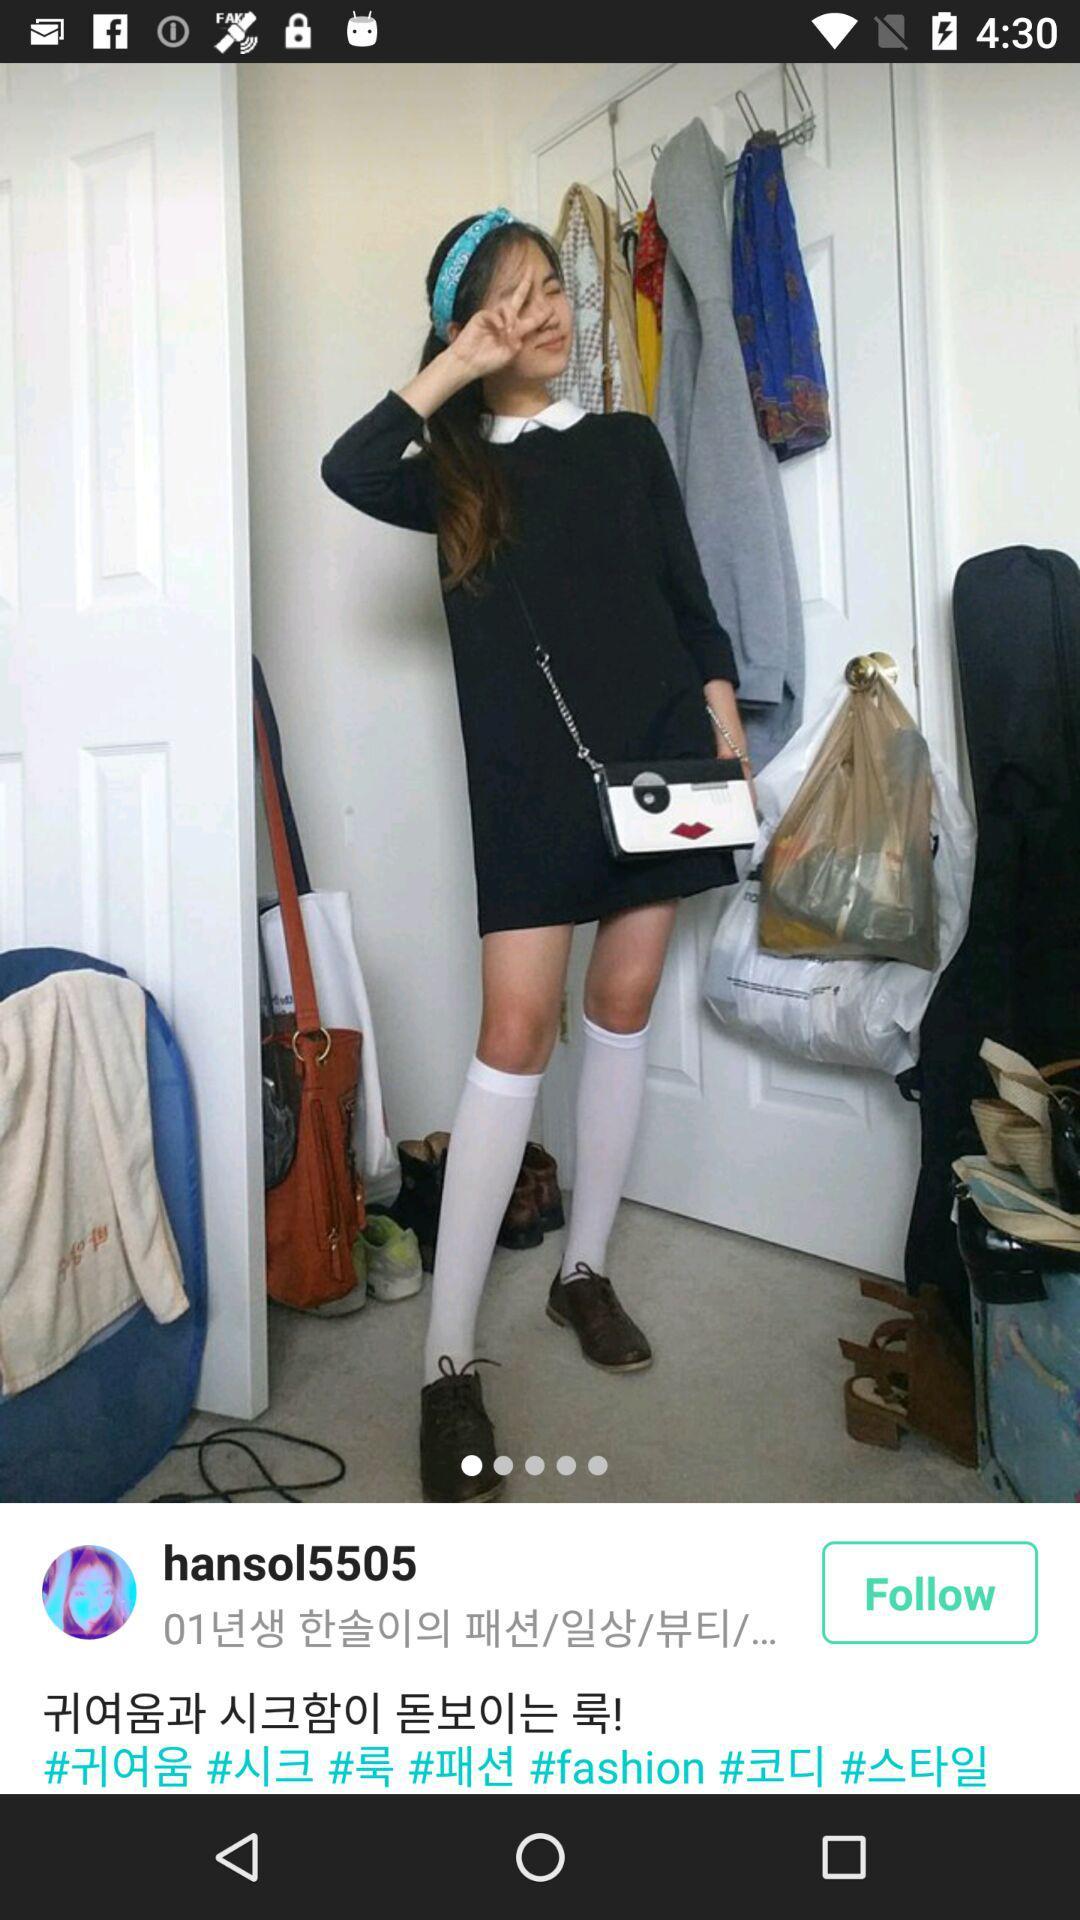 This screenshot has height=1920, width=1080. What do you see at coordinates (290, 1560) in the screenshot?
I see `the icon next to follow item` at bounding box center [290, 1560].